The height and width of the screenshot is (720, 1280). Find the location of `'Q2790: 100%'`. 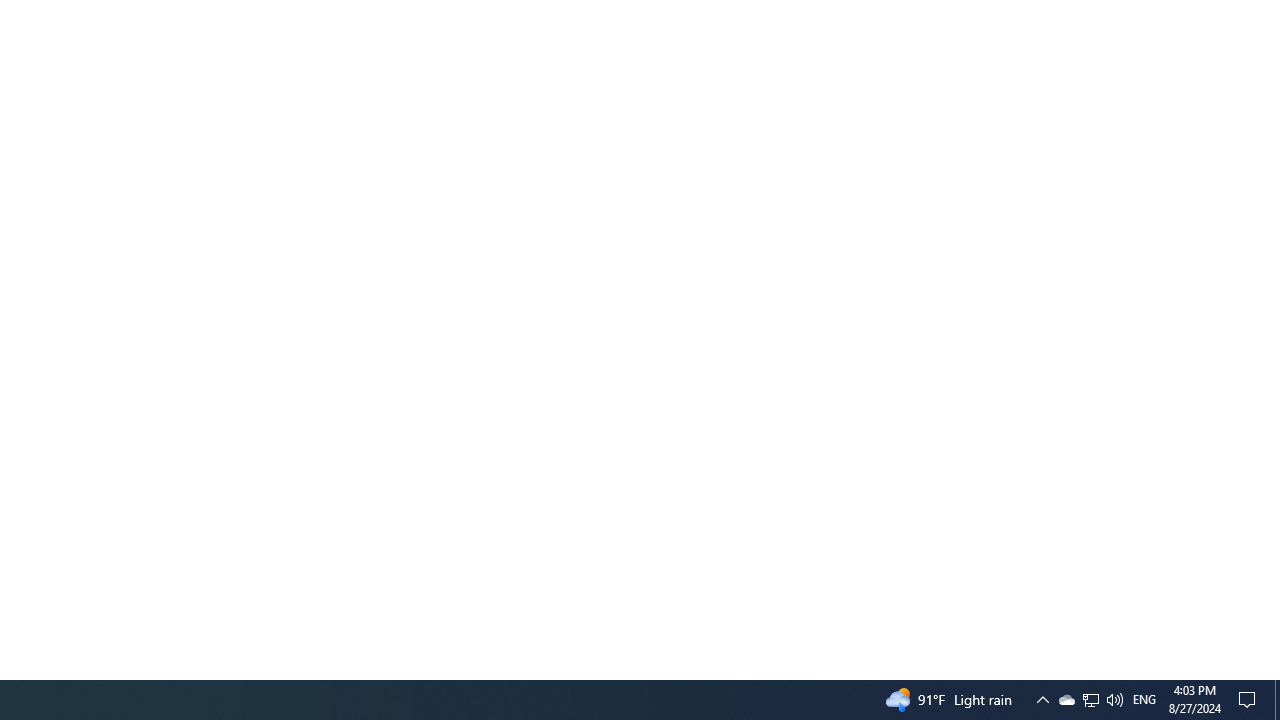

'Q2790: 100%' is located at coordinates (1113, 698).